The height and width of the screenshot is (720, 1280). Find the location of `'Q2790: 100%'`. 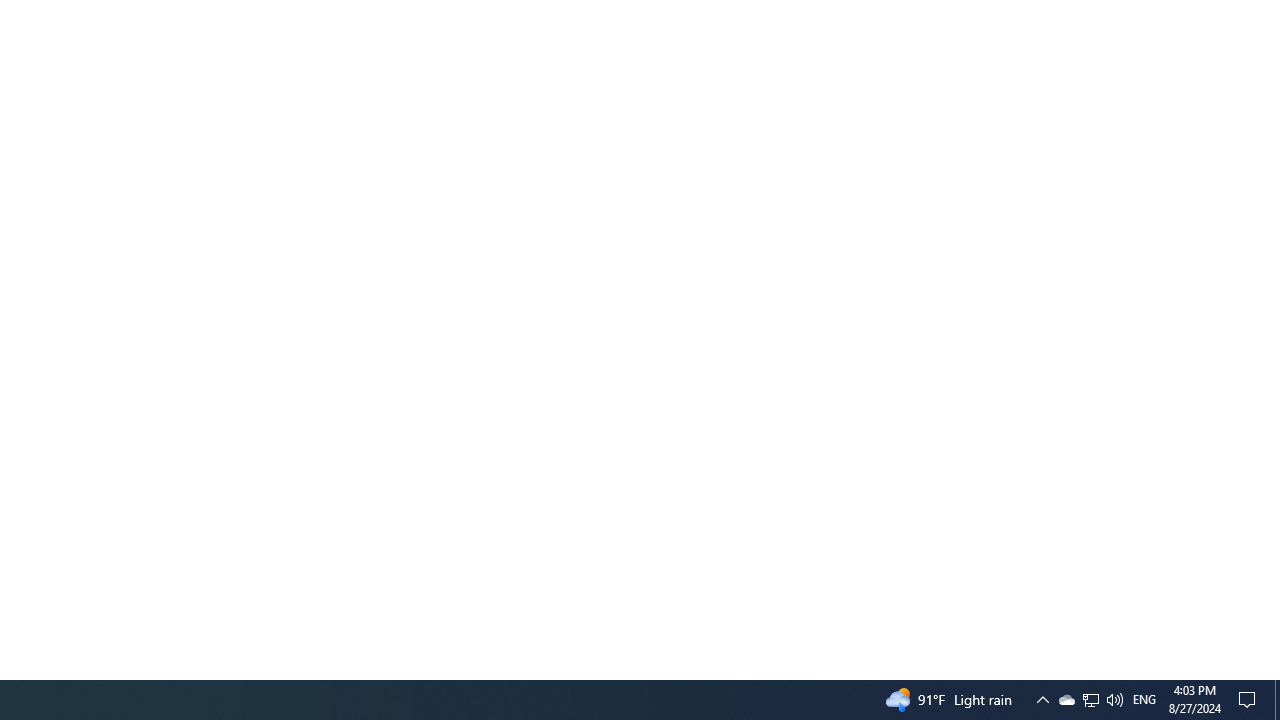

'Q2790: 100%' is located at coordinates (1113, 698).